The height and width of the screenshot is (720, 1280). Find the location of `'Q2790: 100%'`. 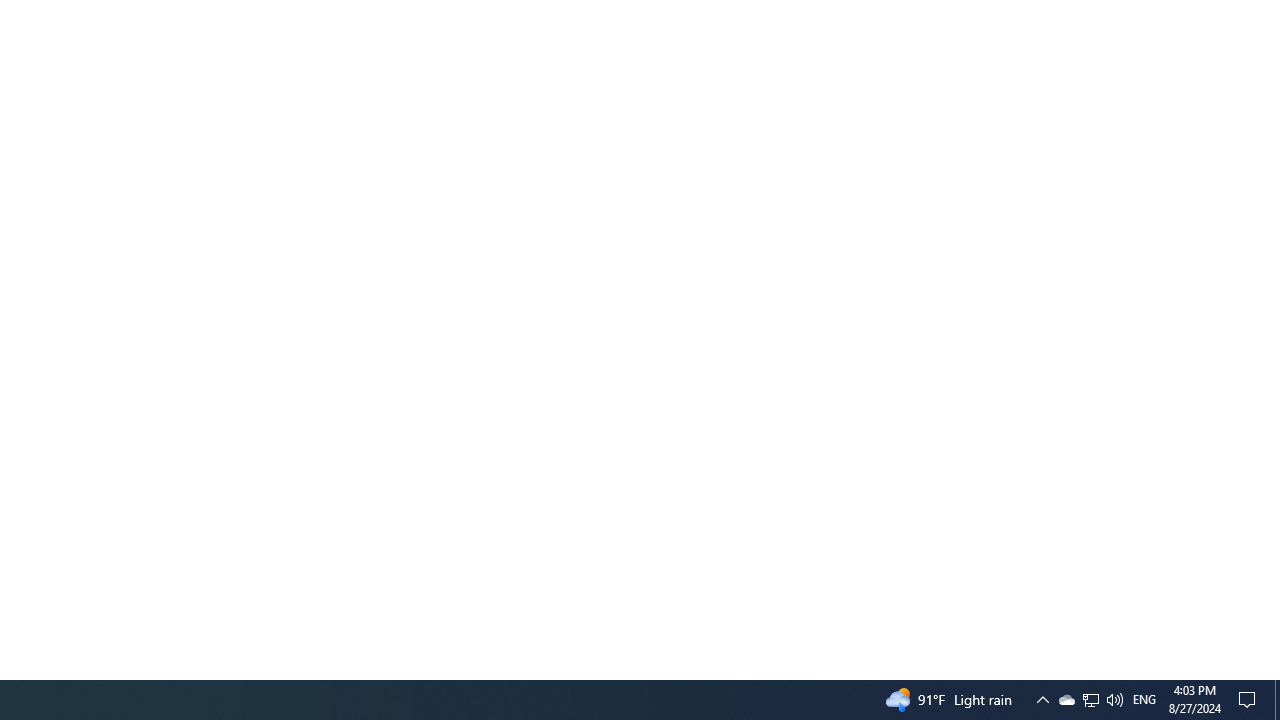

'Q2790: 100%' is located at coordinates (1113, 698).